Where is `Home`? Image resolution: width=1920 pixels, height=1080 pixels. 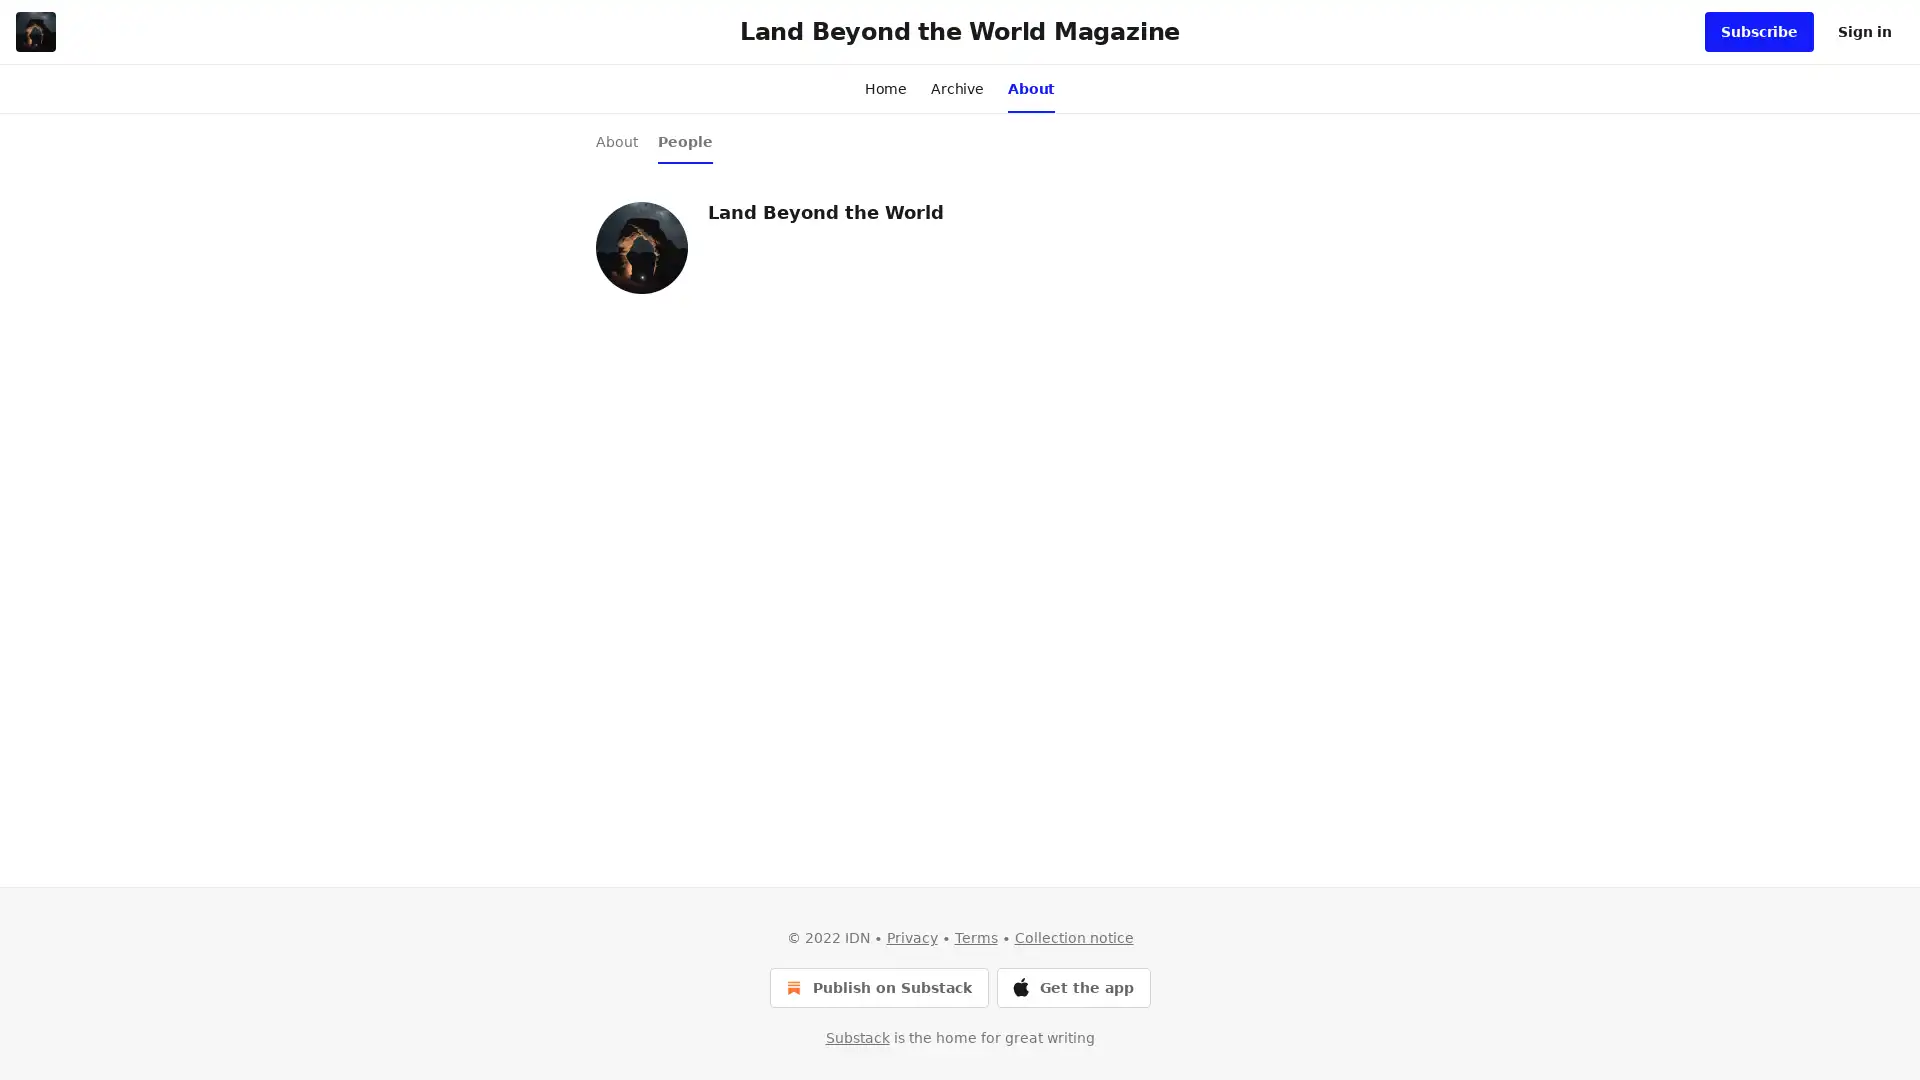 Home is located at coordinates (884, 87).